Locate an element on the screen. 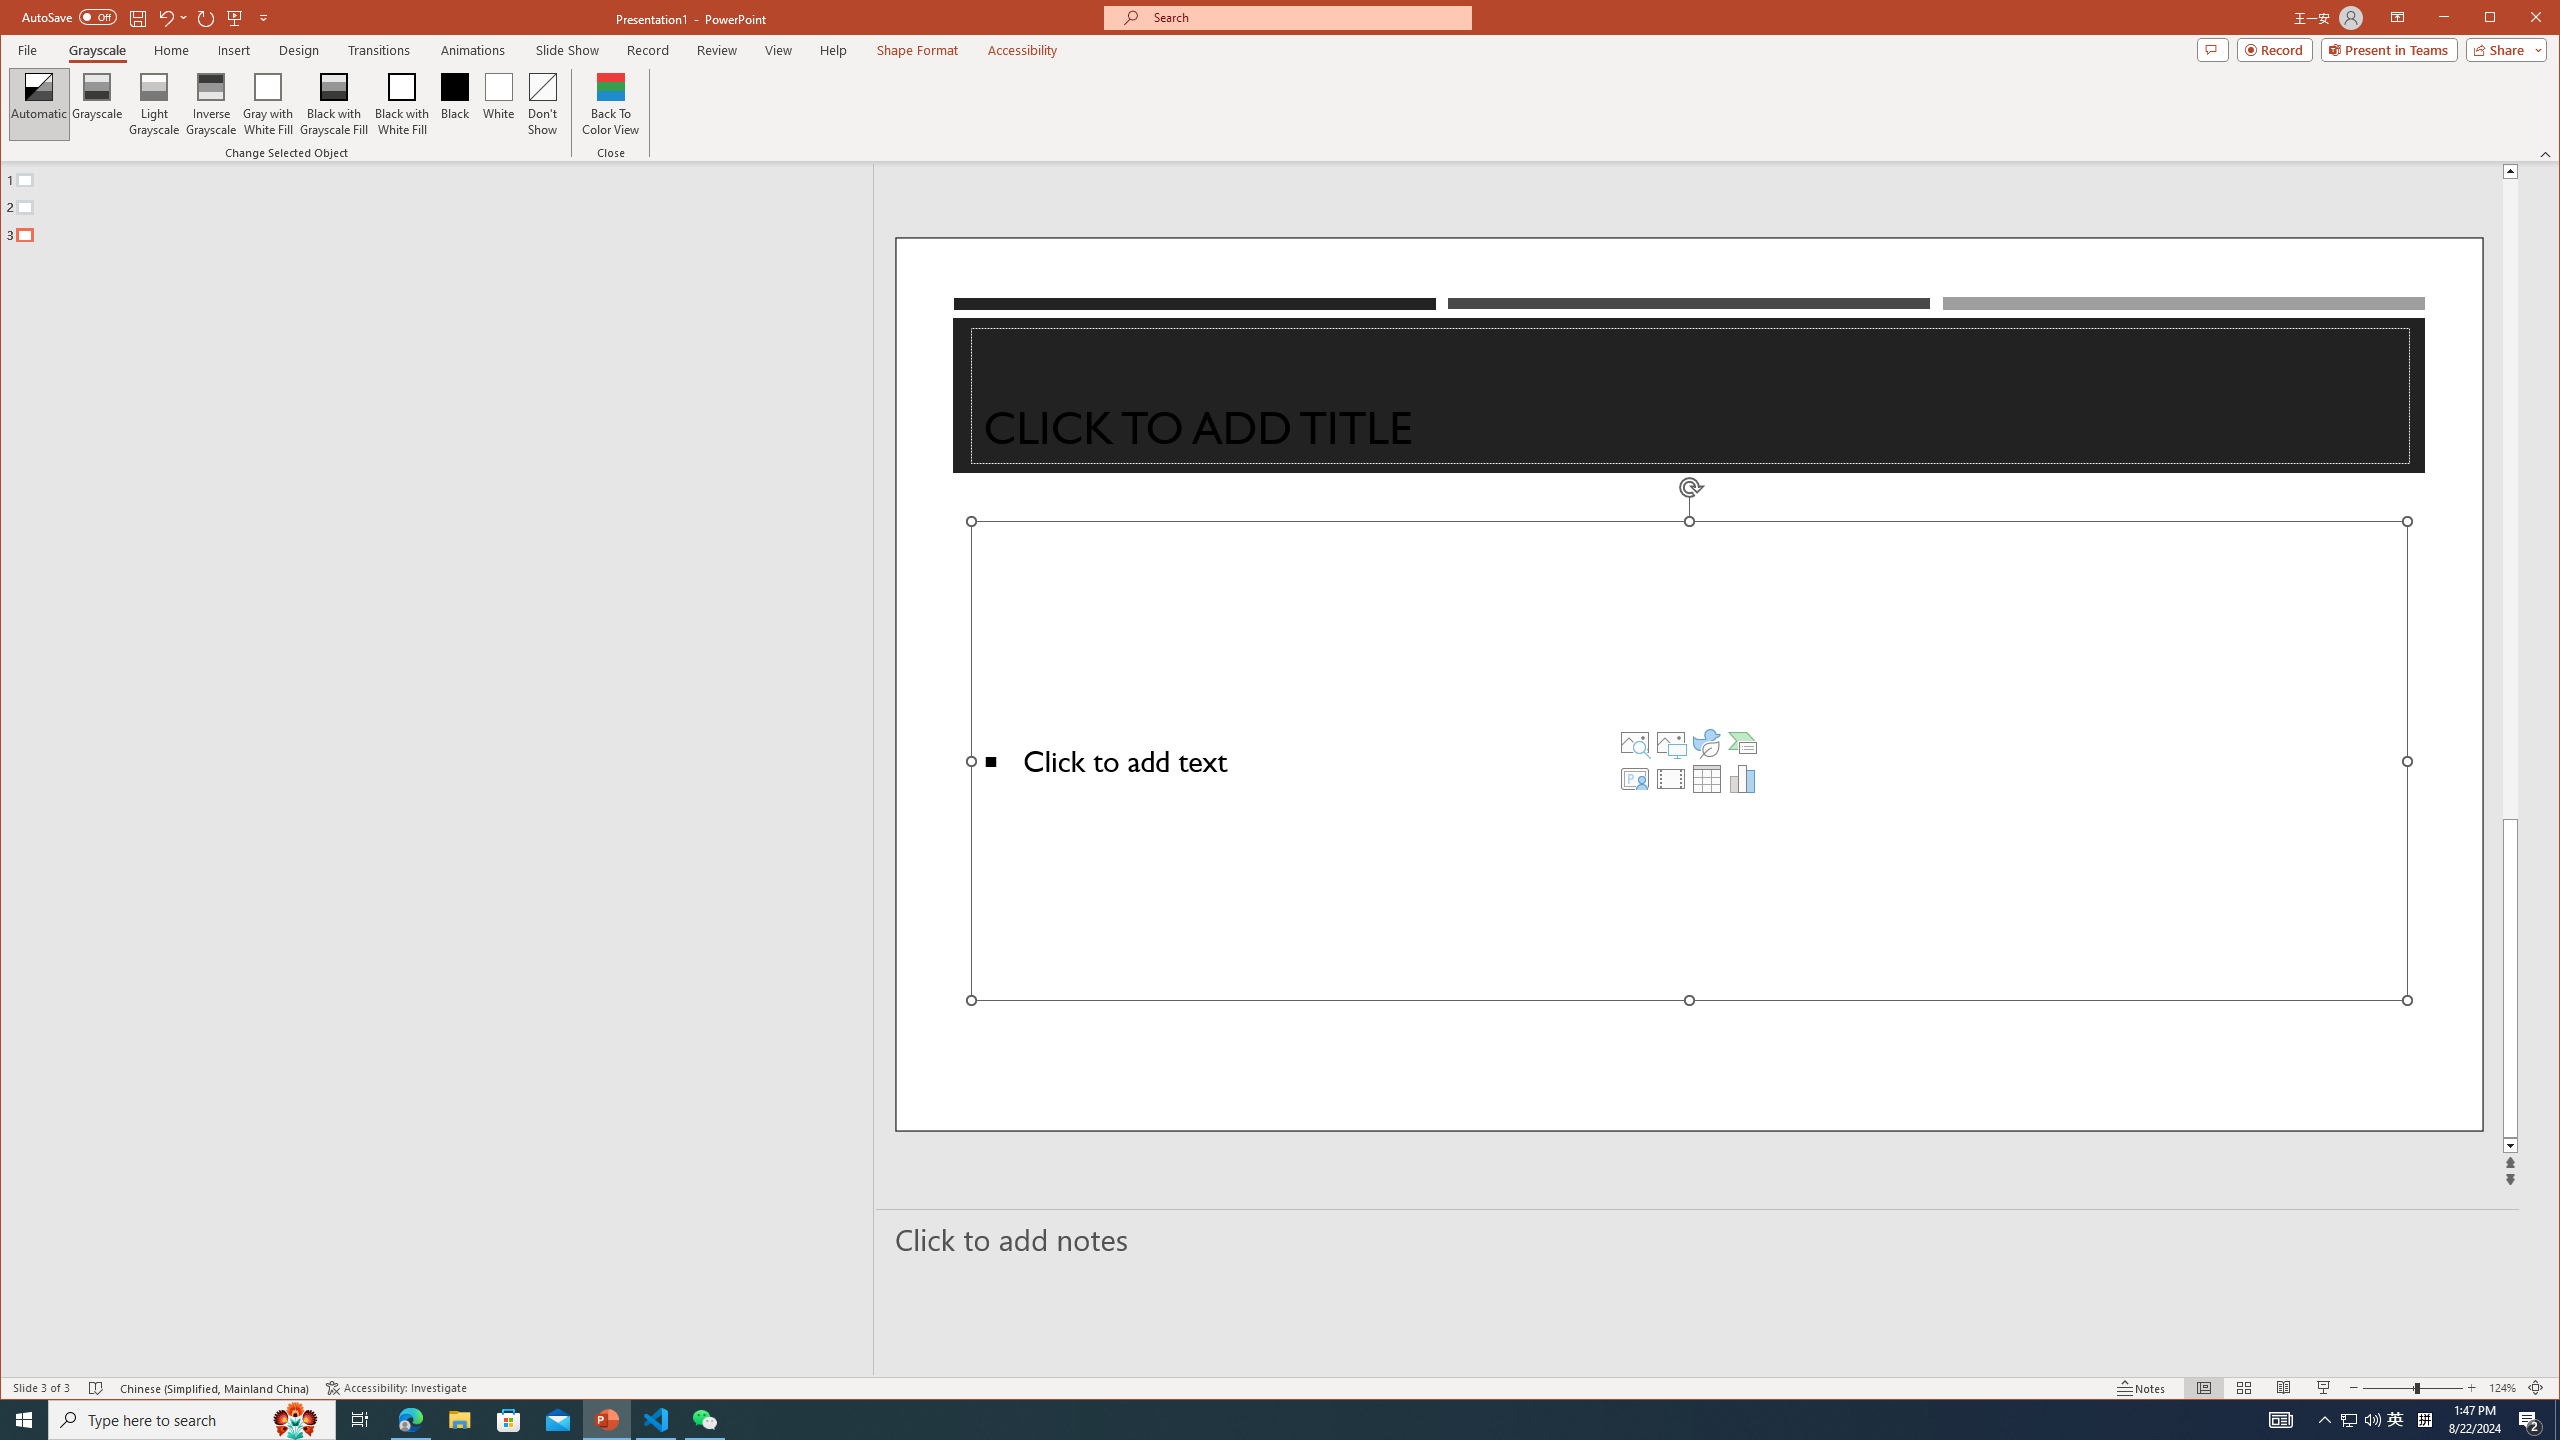 Image resolution: width=2560 pixels, height=1440 pixels. 'Black' is located at coordinates (454, 103).